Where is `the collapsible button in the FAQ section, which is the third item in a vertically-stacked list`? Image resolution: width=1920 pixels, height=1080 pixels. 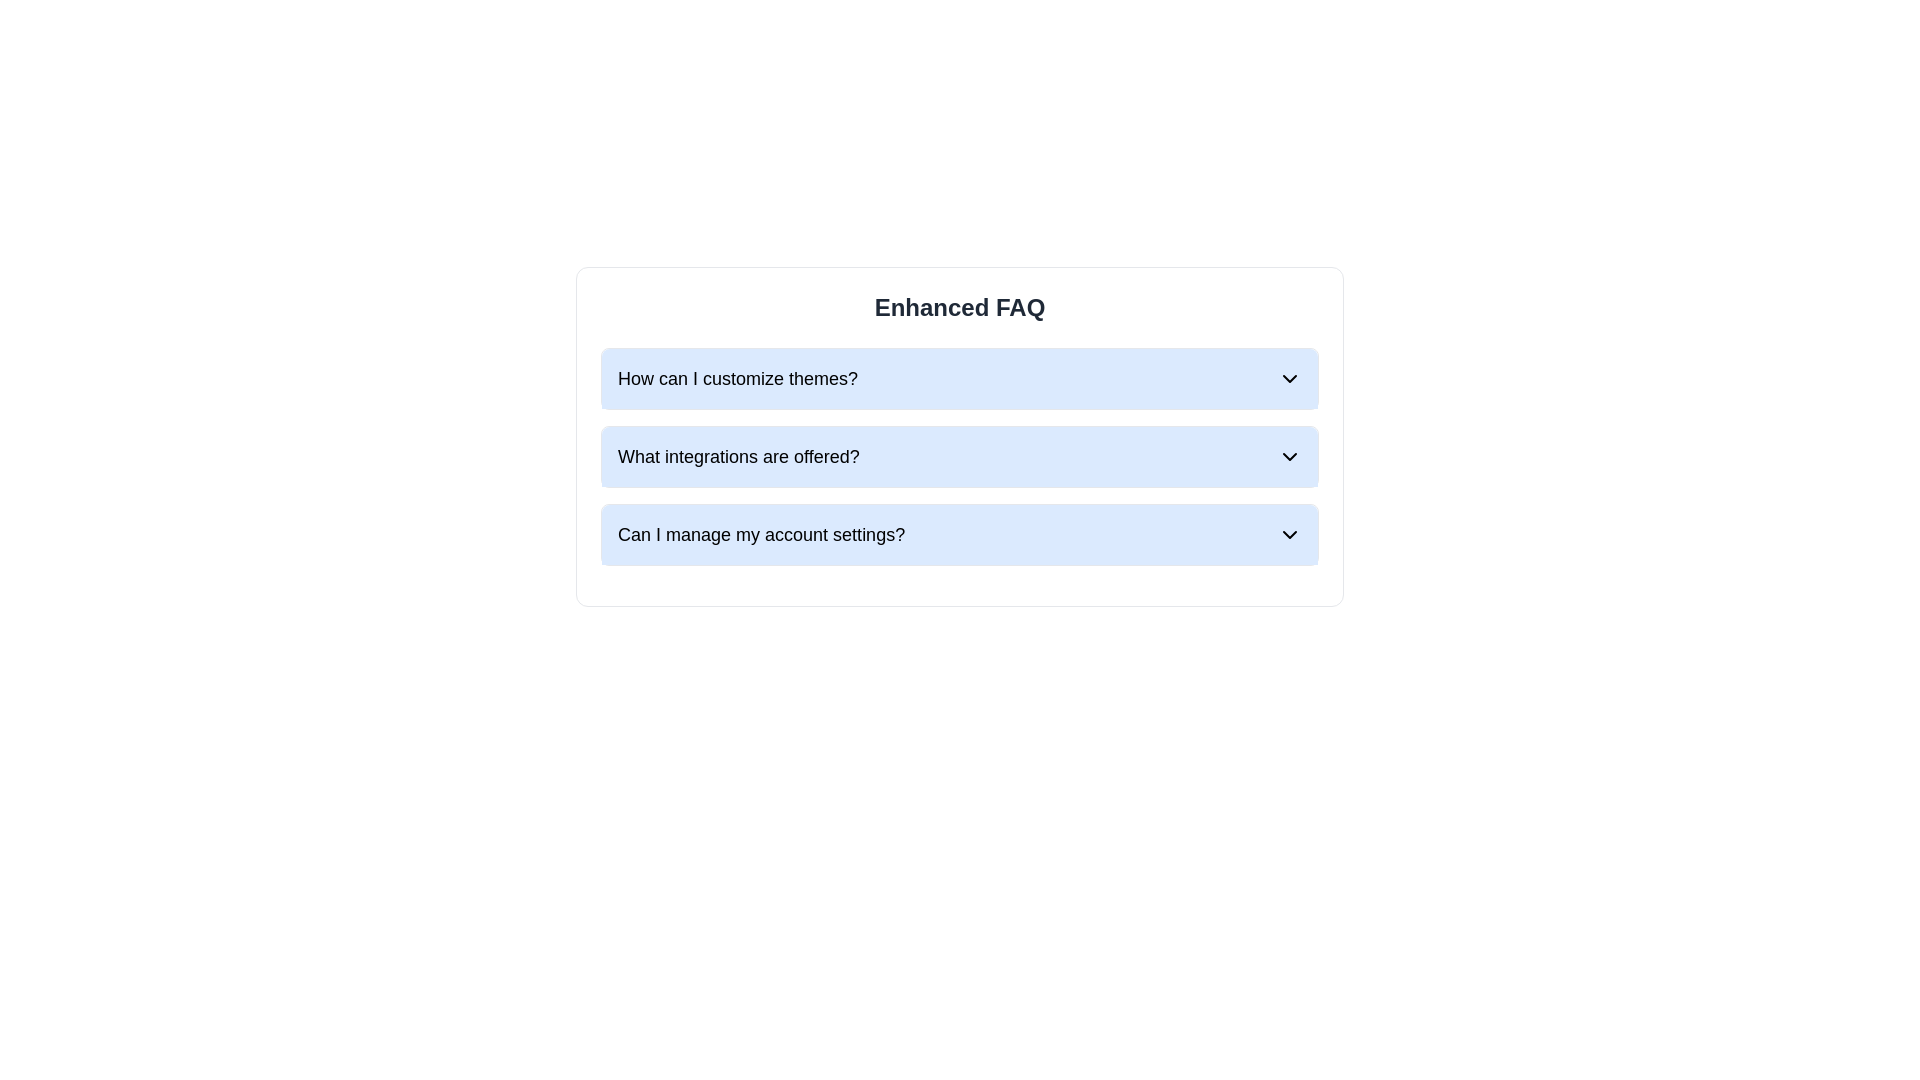 the collapsible button in the FAQ section, which is the third item in a vertically-stacked list is located at coordinates (960, 534).